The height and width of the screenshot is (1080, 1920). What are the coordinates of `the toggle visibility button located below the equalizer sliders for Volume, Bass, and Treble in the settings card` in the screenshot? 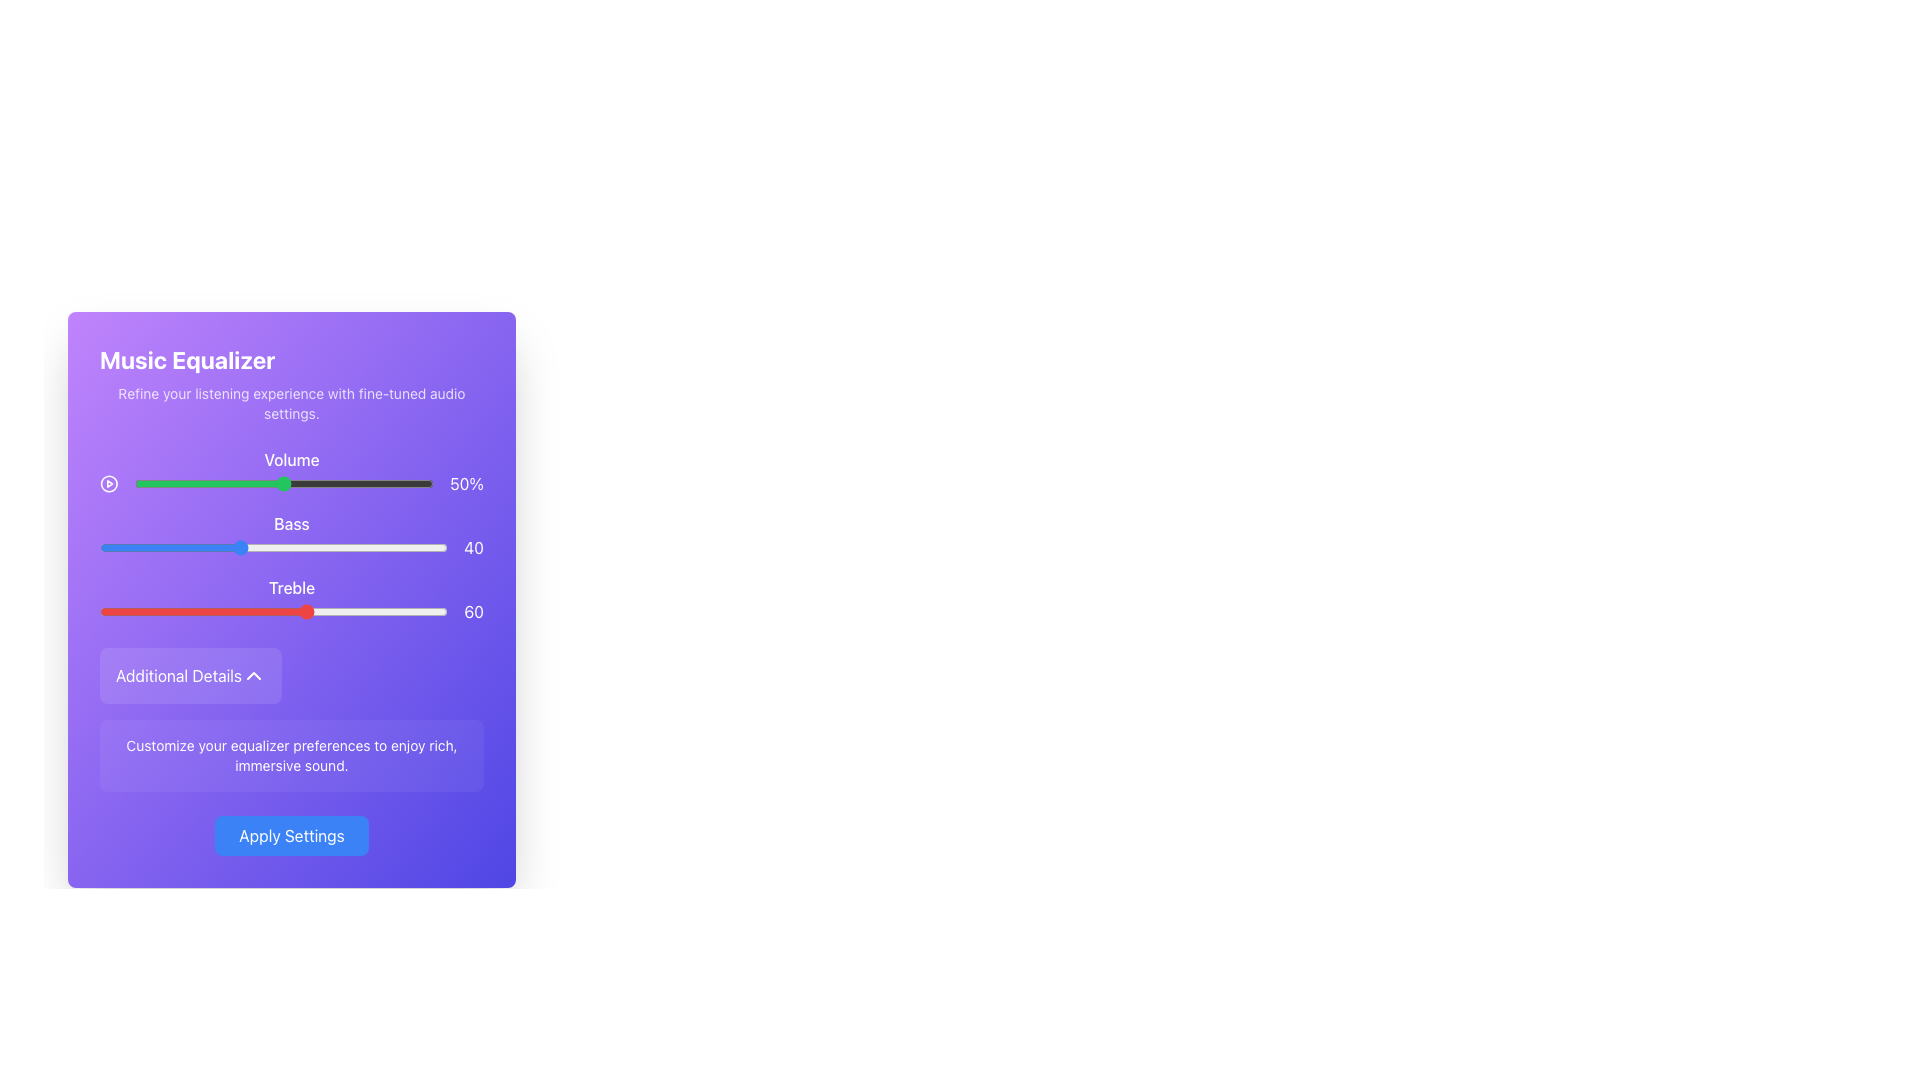 It's located at (191, 675).